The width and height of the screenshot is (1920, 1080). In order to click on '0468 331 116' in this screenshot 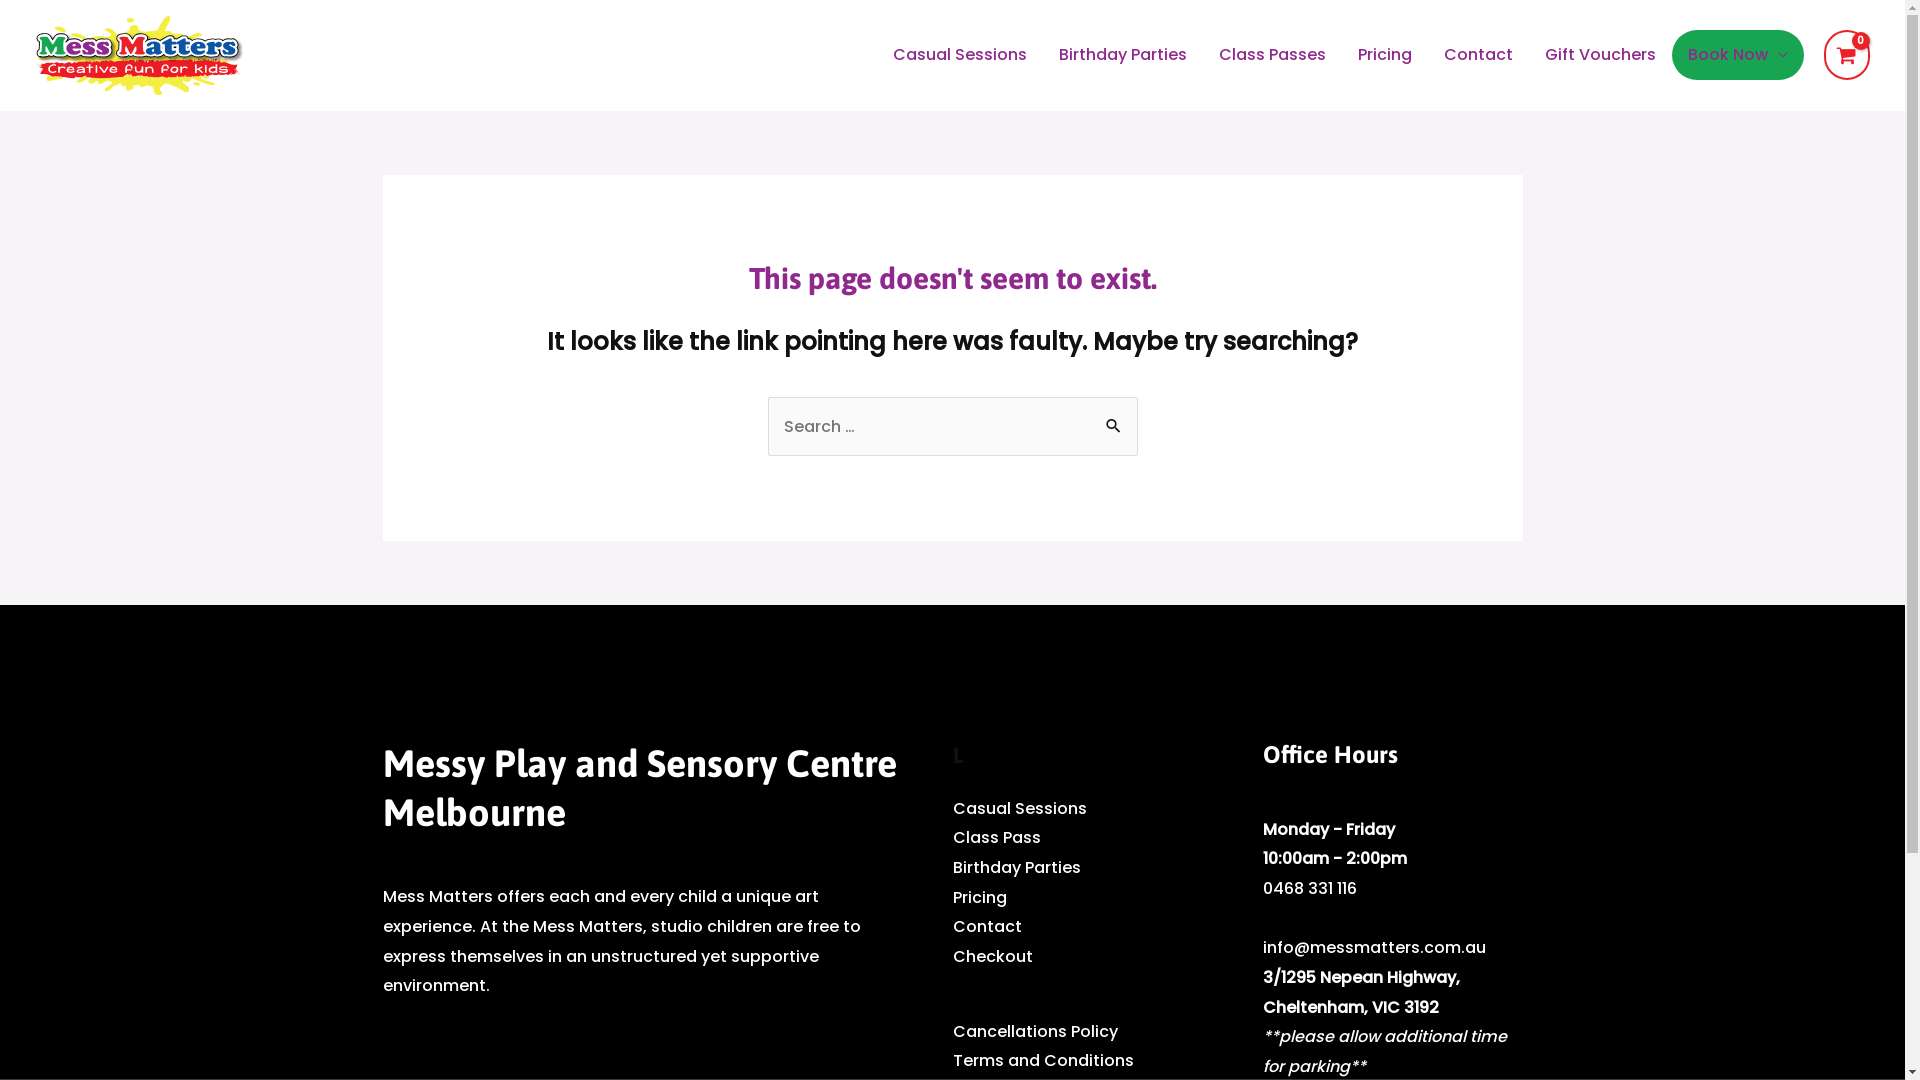, I will do `click(1309, 887)`.